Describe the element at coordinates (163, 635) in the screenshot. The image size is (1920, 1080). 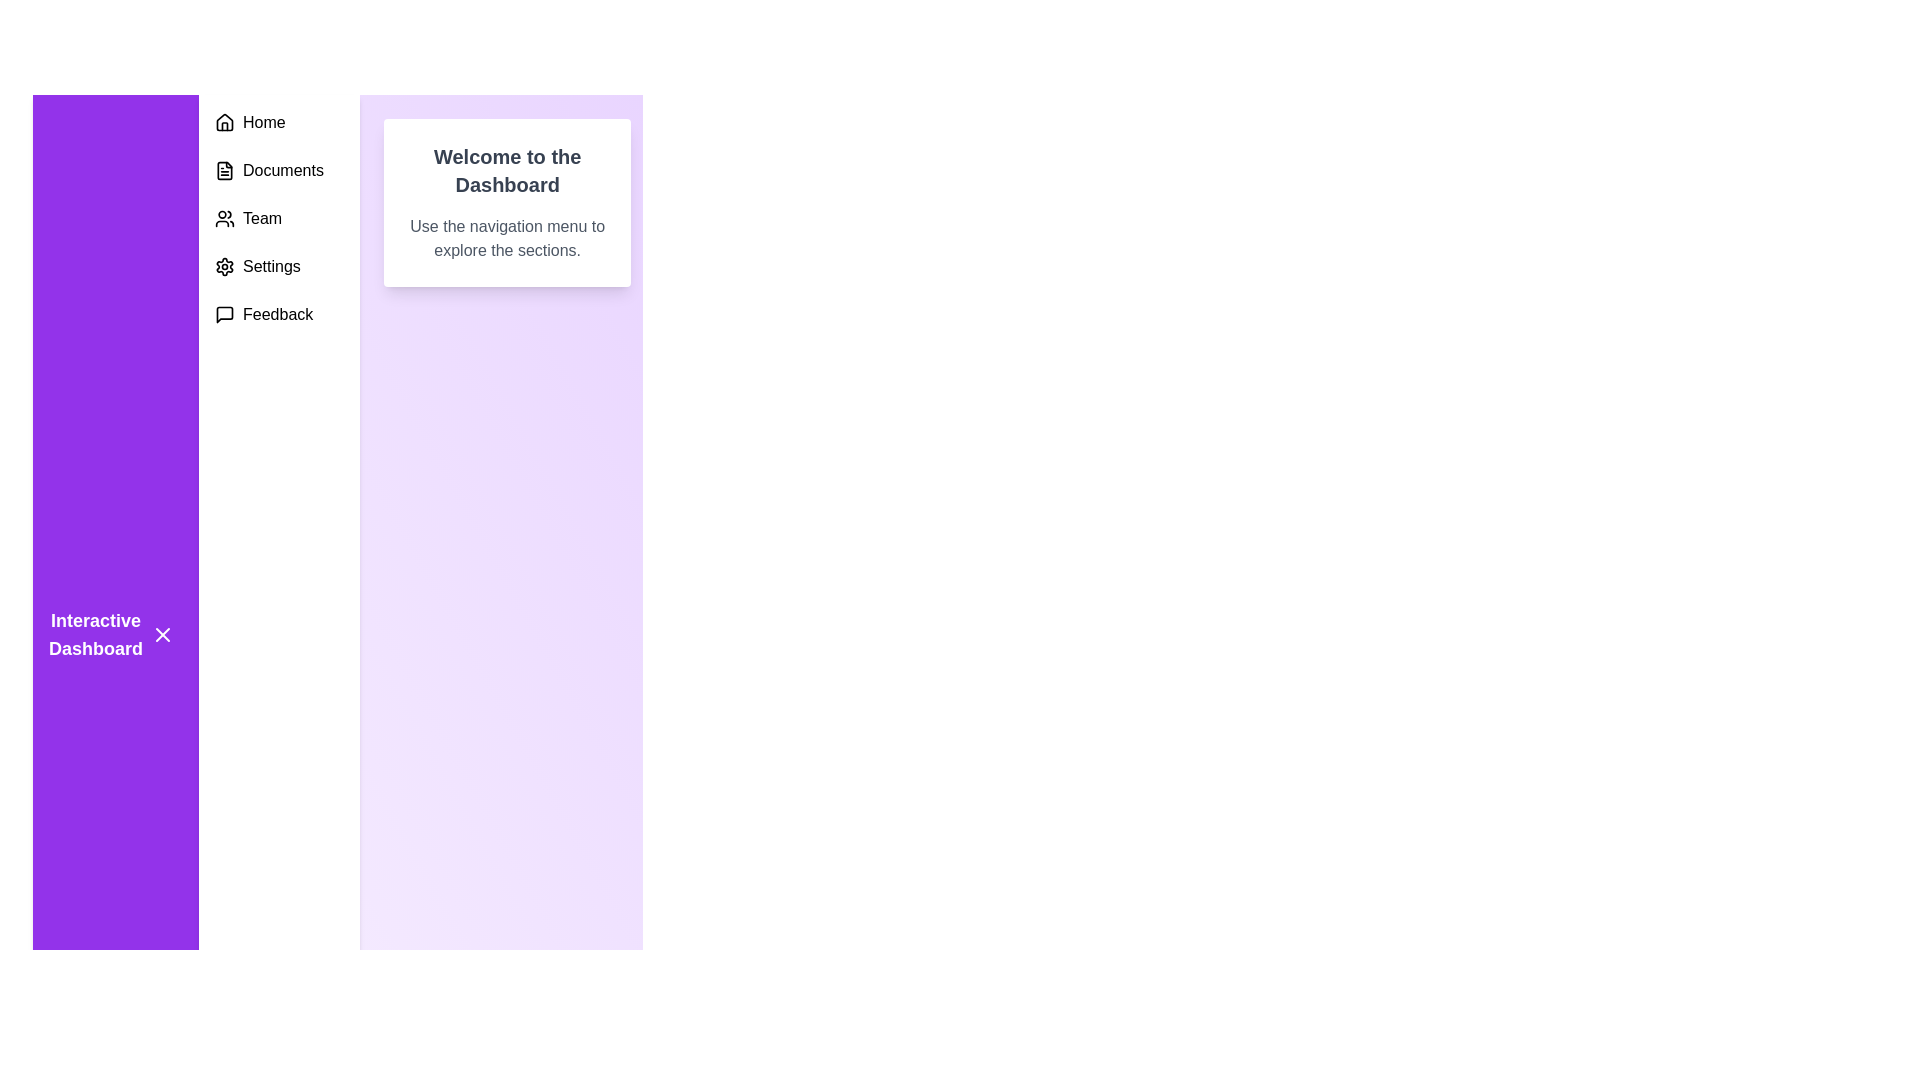
I see `the close button located in the purple sidebar` at that location.